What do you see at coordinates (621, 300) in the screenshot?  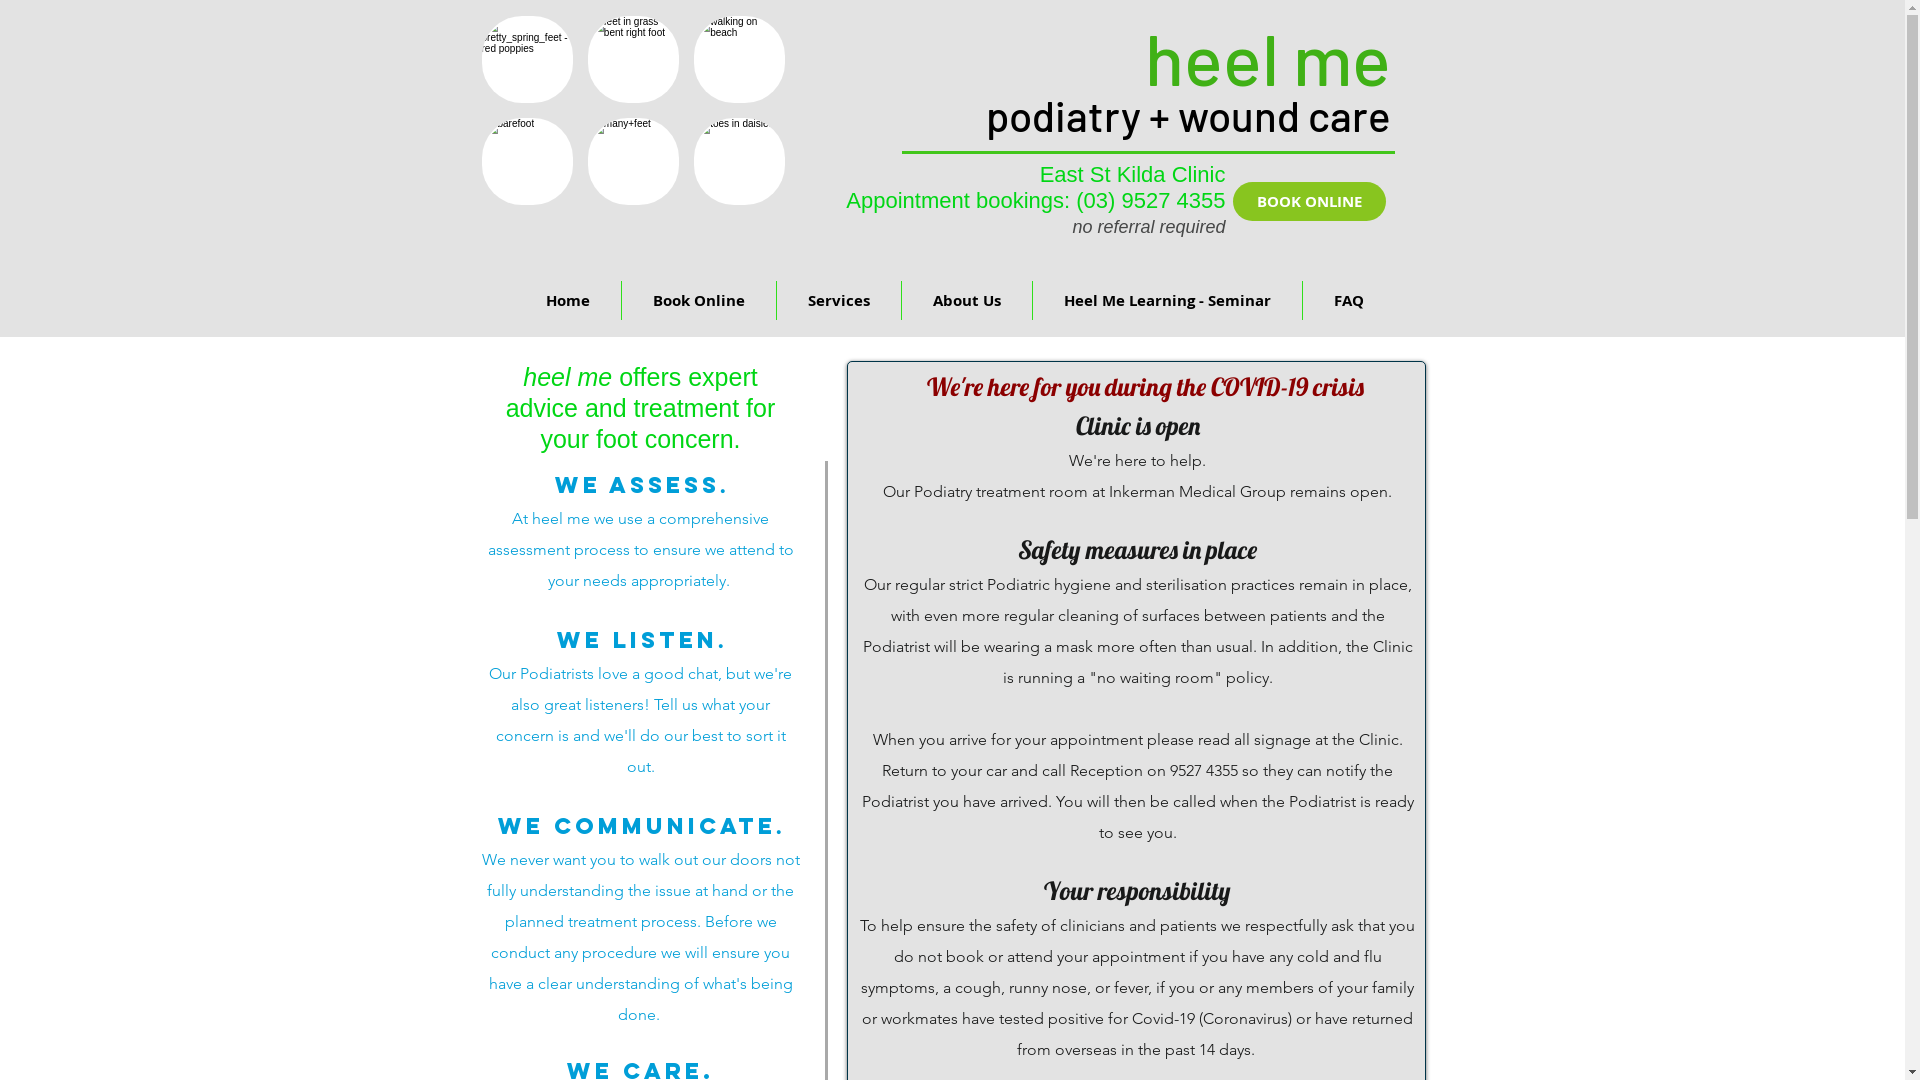 I see `'Book Online'` at bounding box center [621, 300].